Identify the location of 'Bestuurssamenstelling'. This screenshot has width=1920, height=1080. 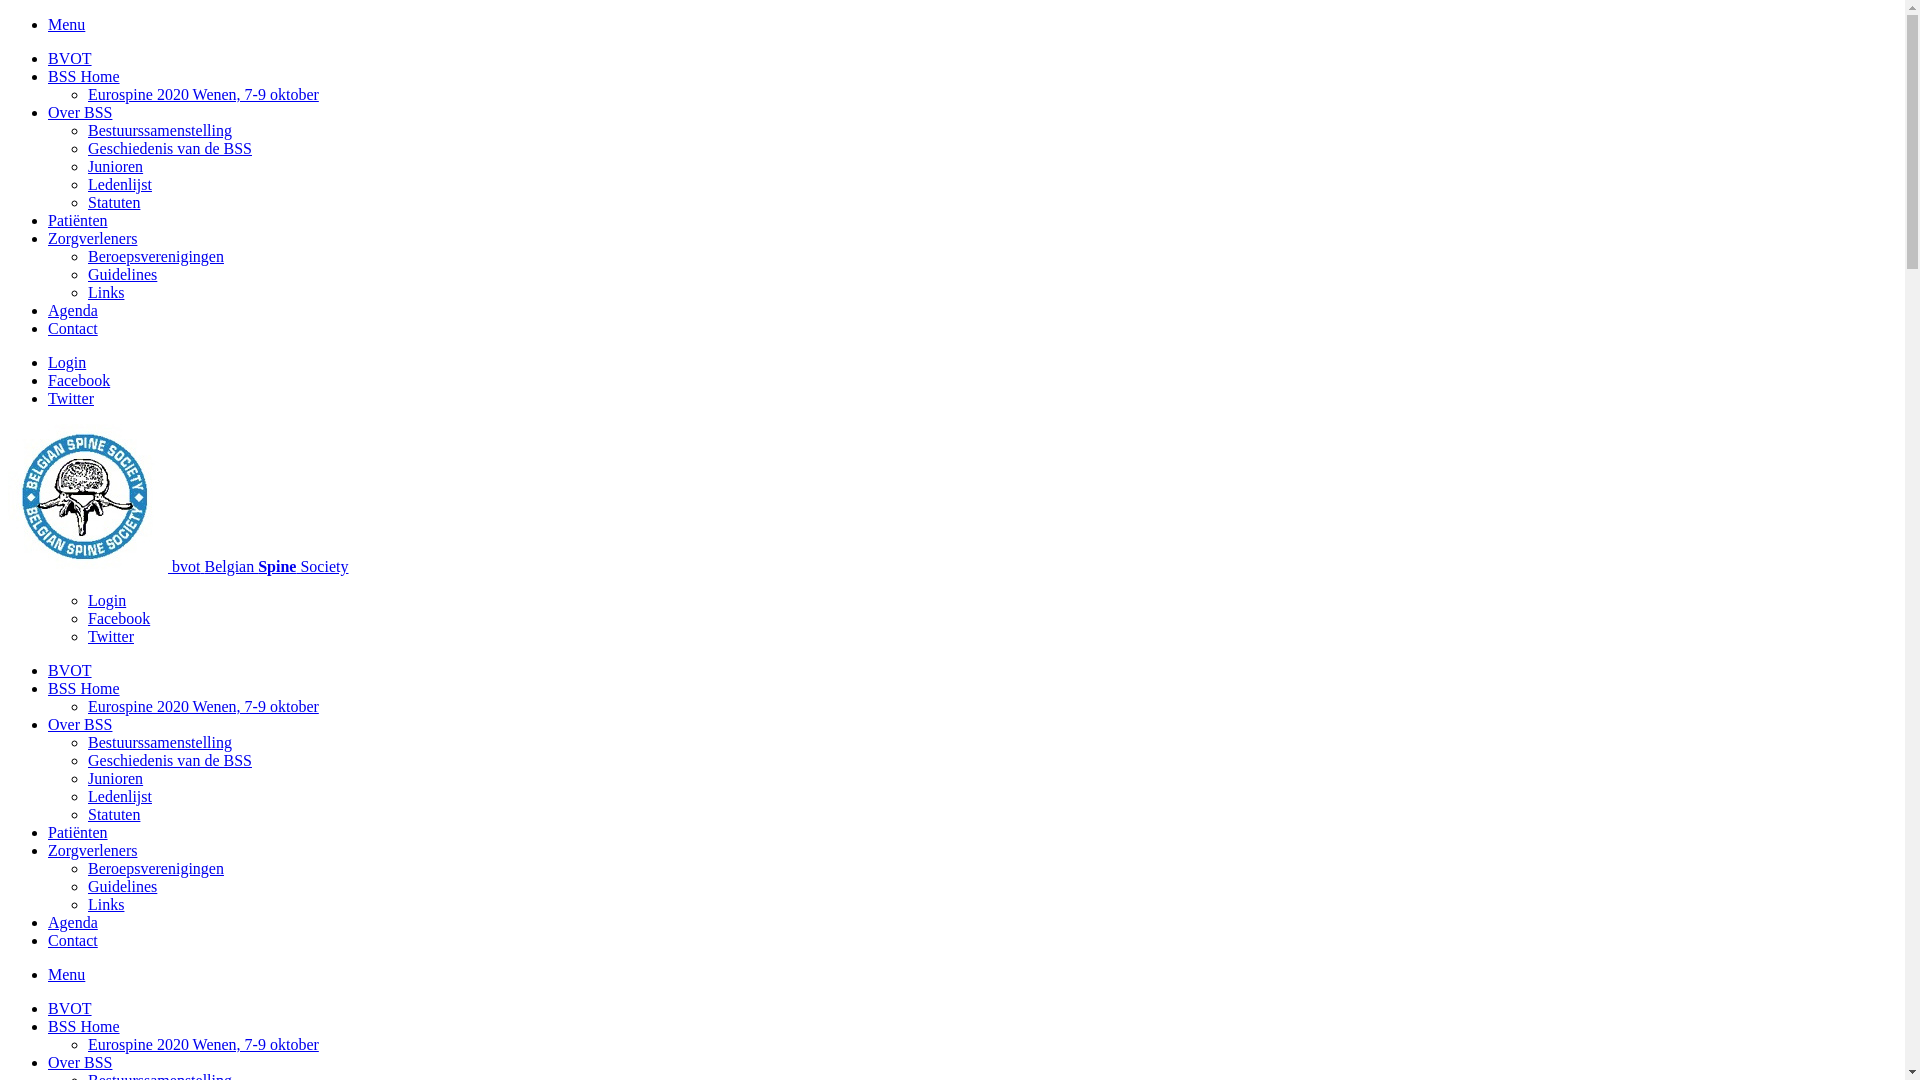
(158, 130).